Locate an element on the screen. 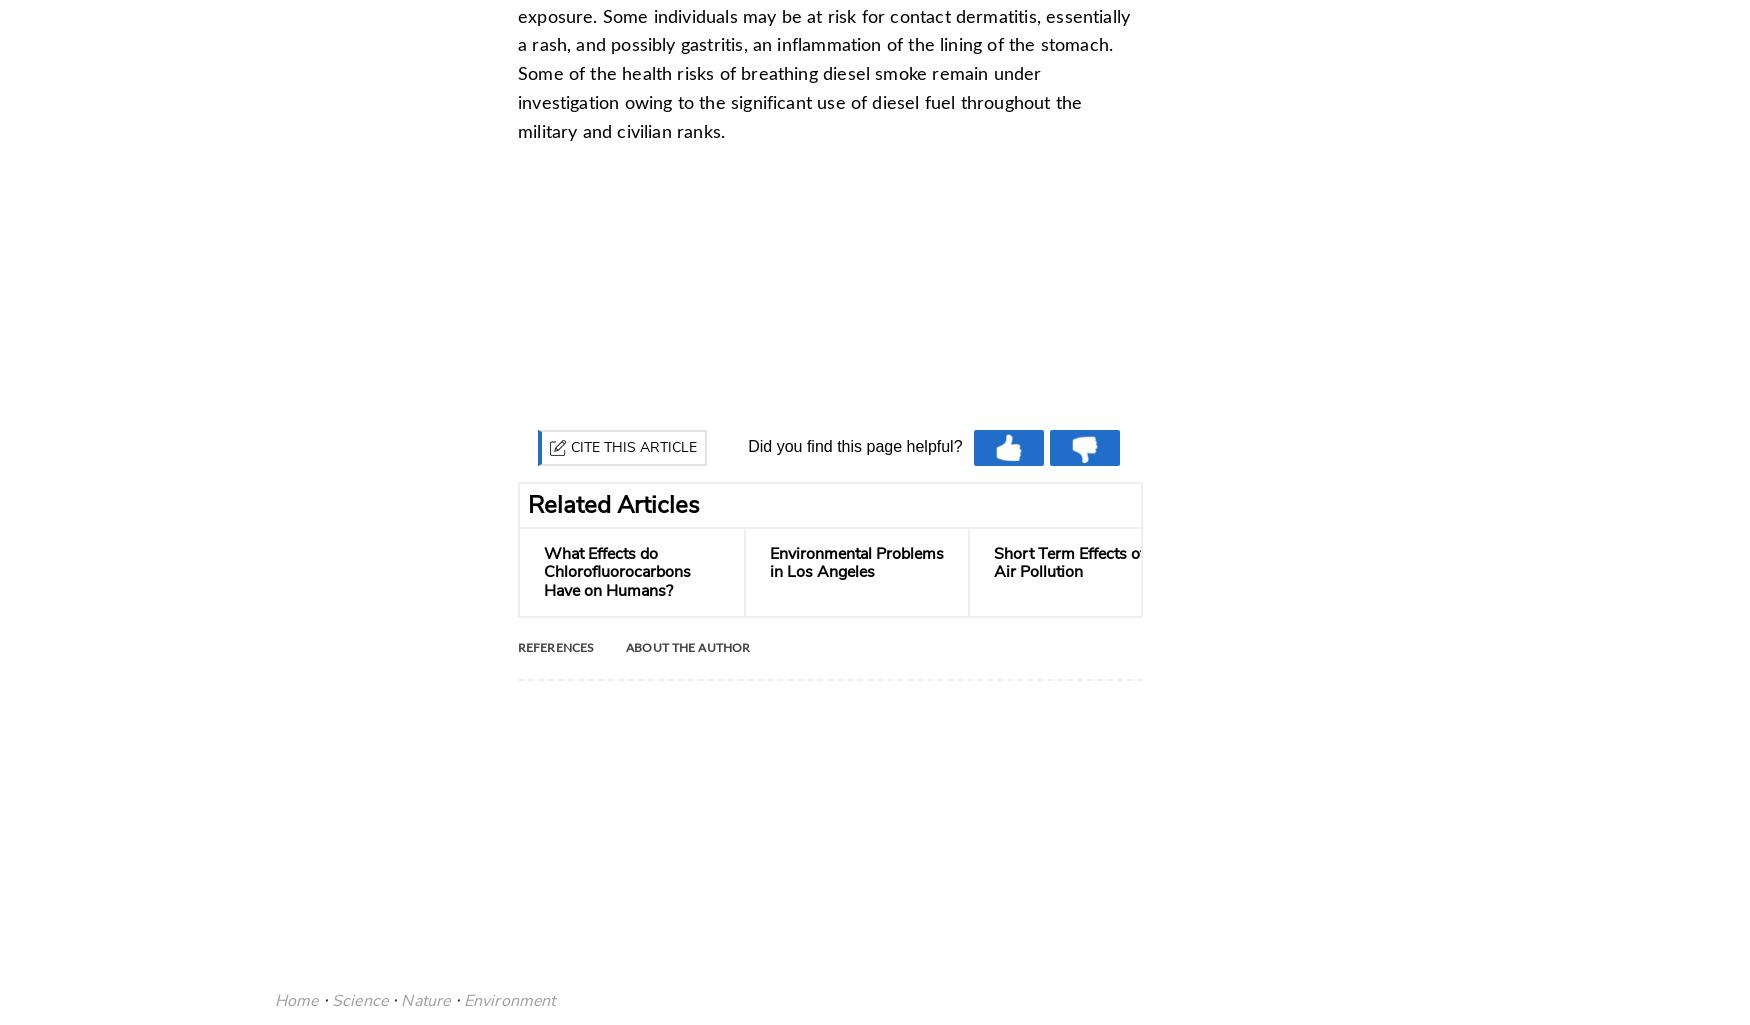  'Environmental Problems in Los Angeles' is located at coordinates (856, 563).